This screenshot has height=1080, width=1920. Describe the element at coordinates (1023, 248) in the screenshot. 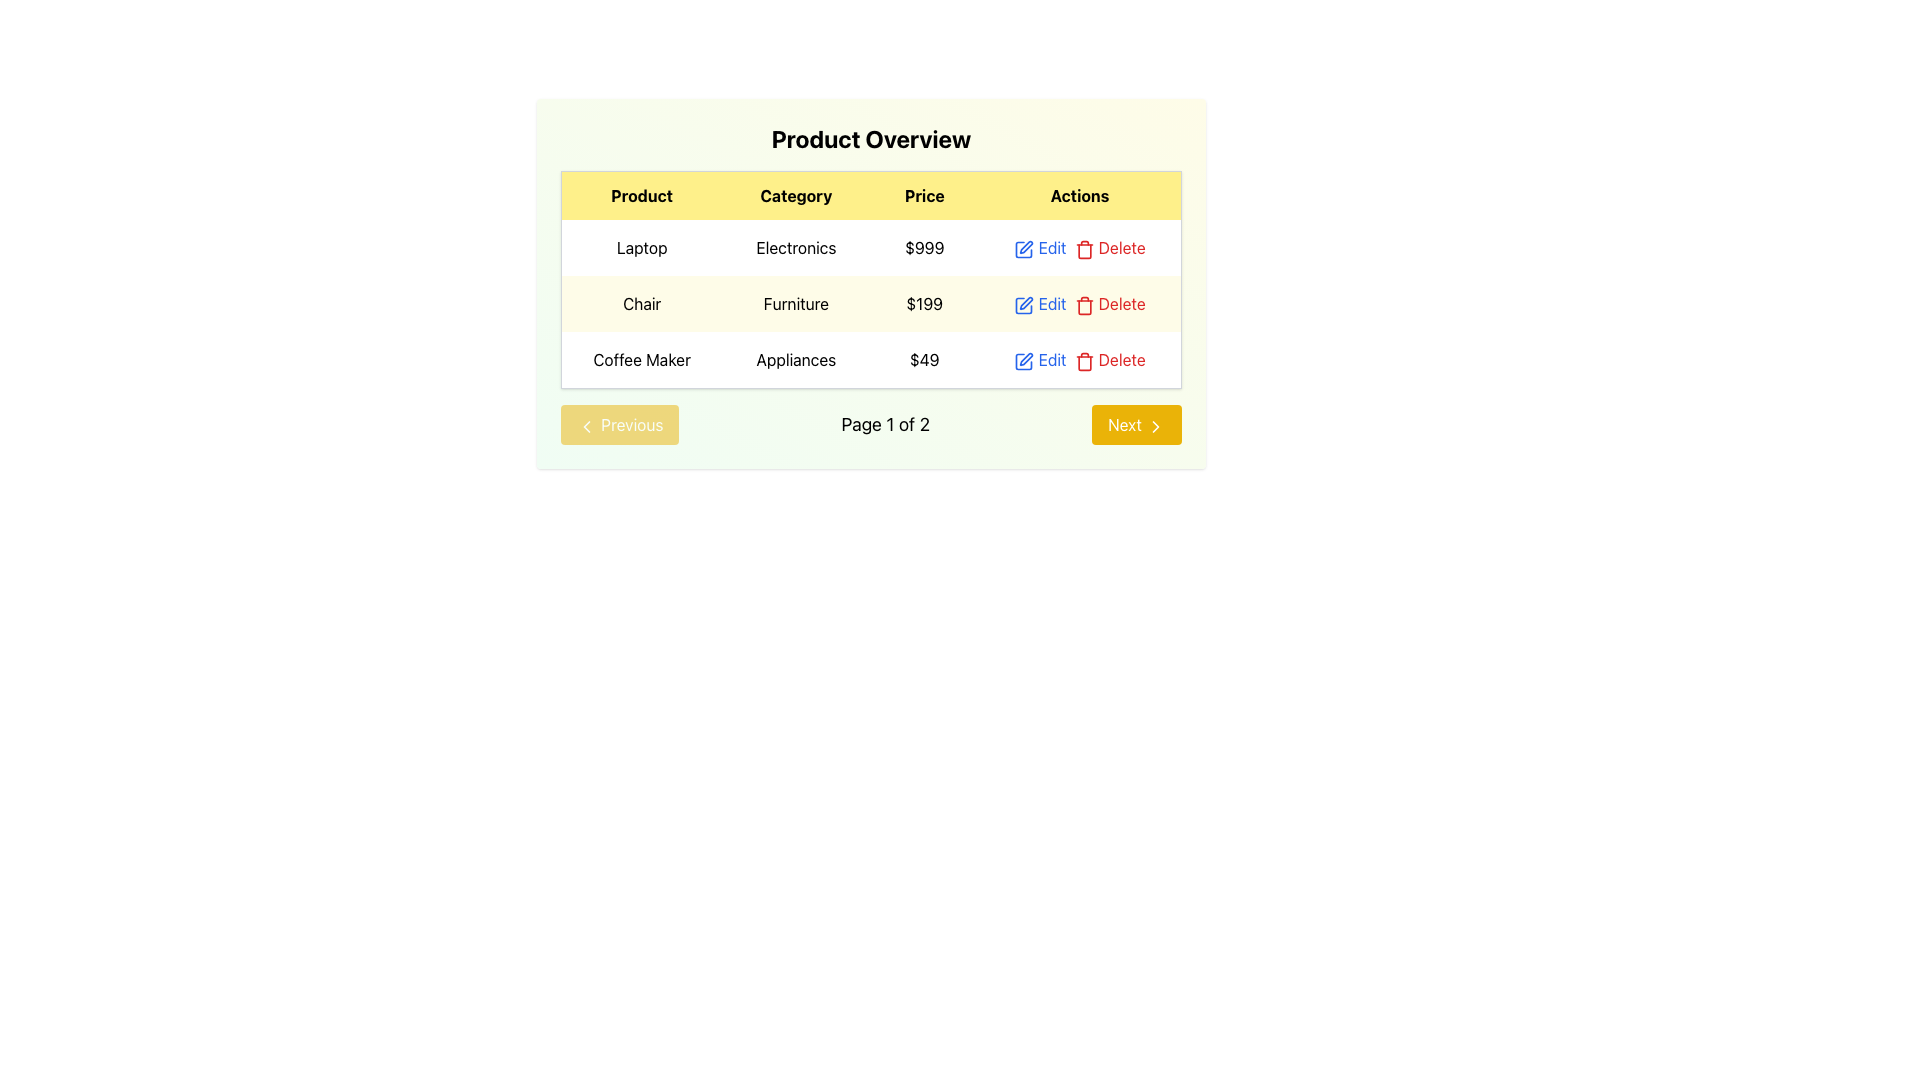

I see `the pen icon located in the 'Actions' column next to the first row's product 'Laptop'` at that location.